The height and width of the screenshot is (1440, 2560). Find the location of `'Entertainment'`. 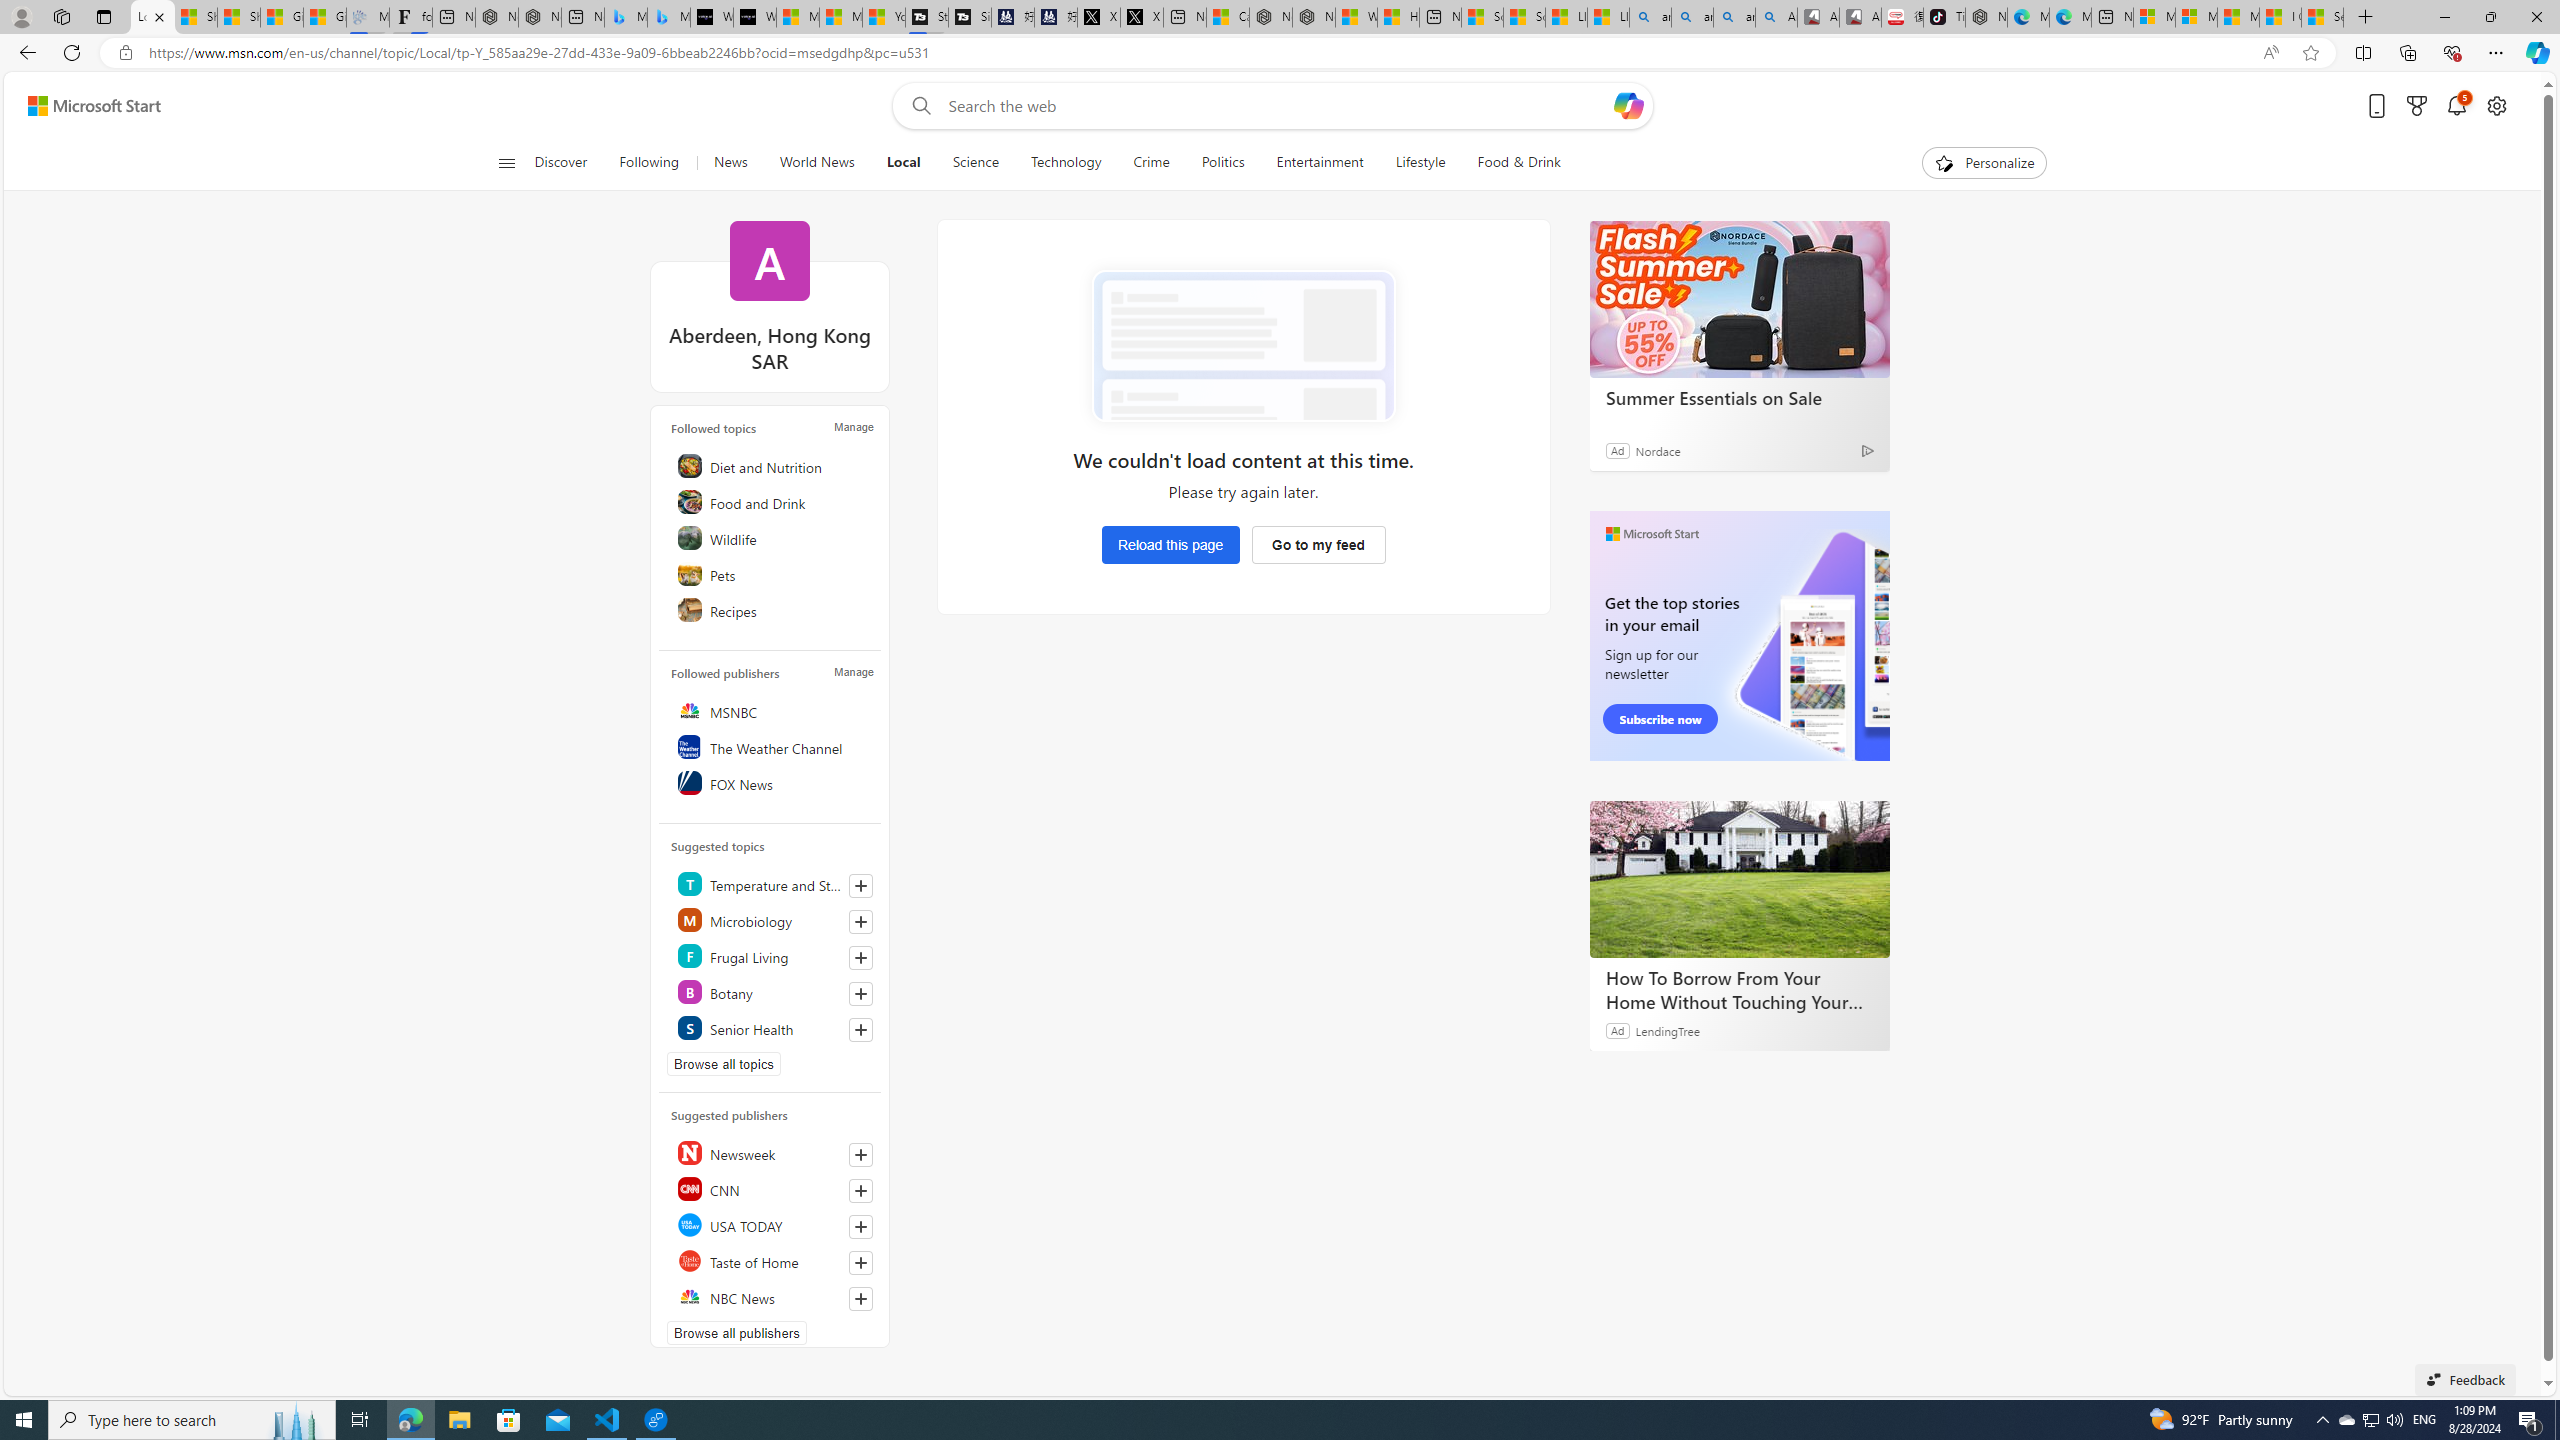

'Entertainment' is located at coordinates (1318, 162).